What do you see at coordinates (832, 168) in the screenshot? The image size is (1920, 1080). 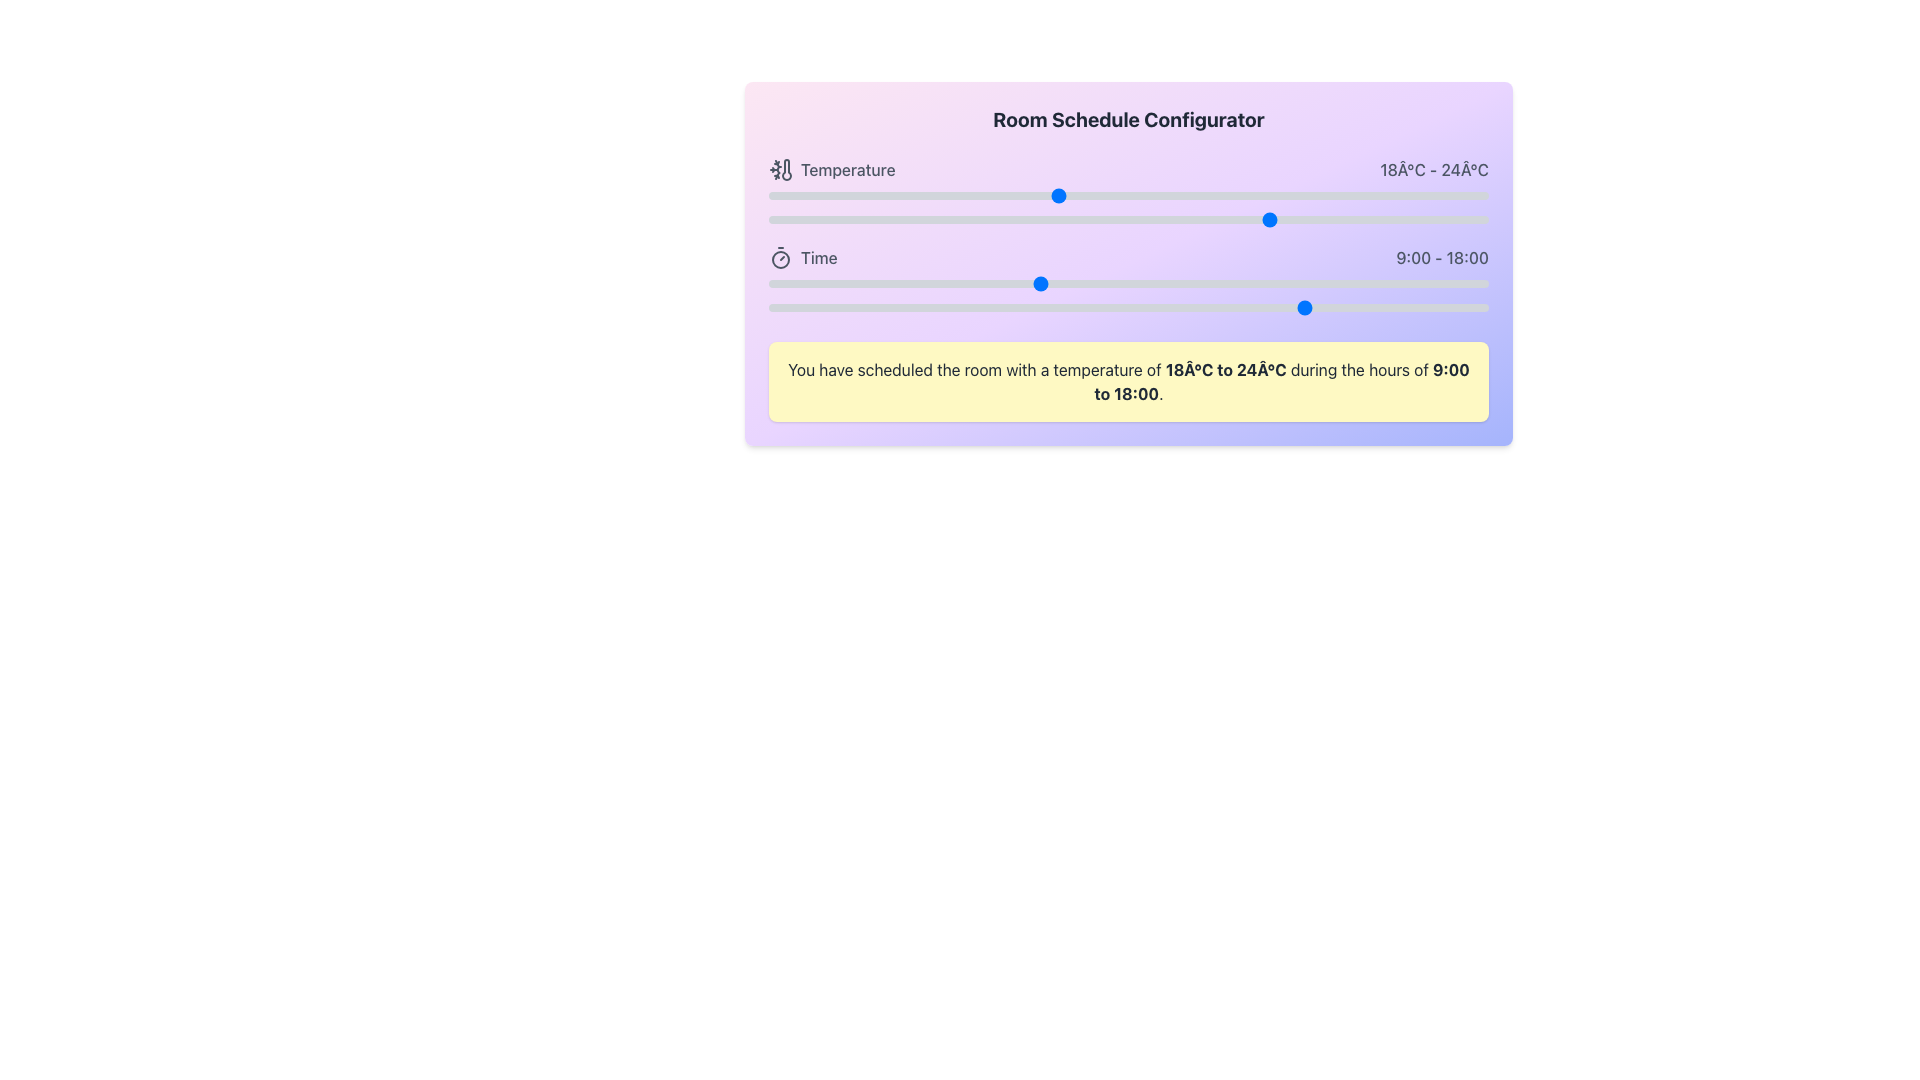 I see `the 'Temperature' label that features a thermometer icon with a snowflake, located in the top-left of the room configuration bar for additional related interactions` at bounding box center [832, 168].